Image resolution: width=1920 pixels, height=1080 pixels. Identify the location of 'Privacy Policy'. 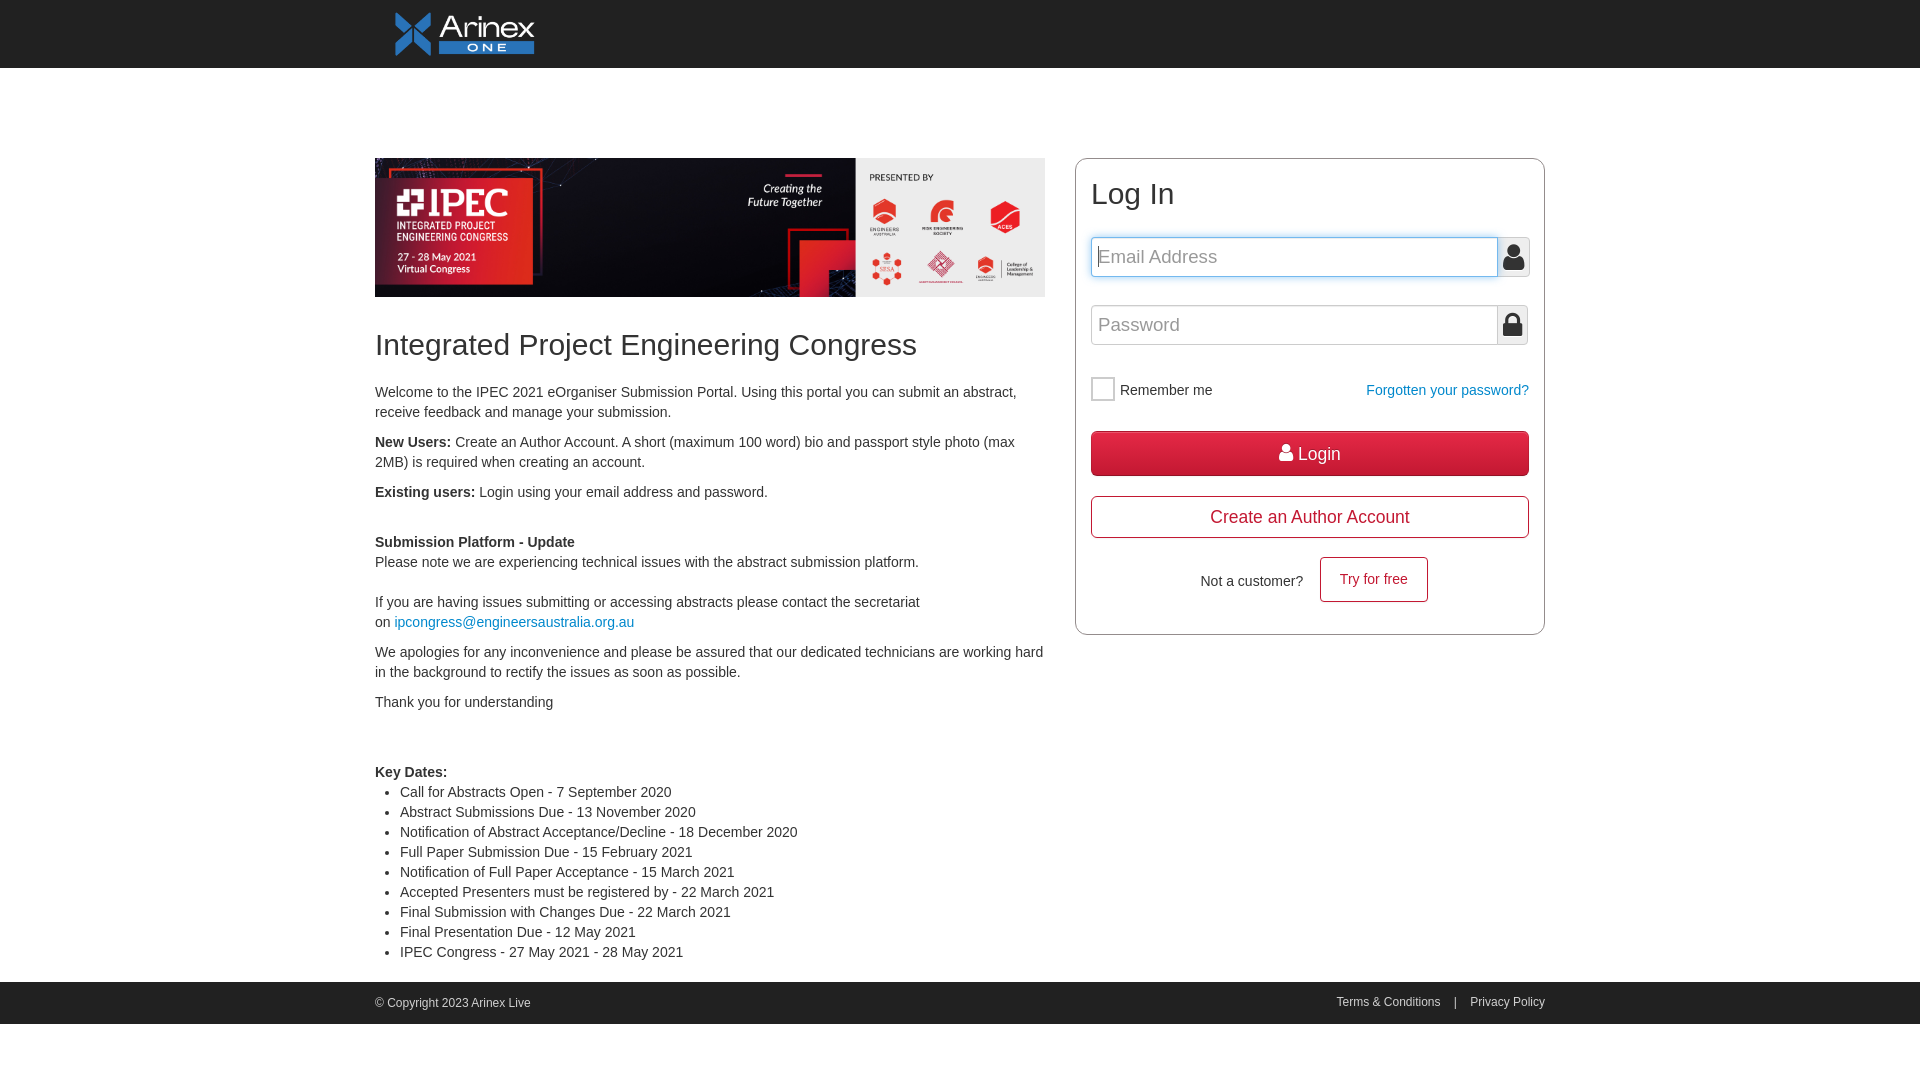
(1507, 1002).